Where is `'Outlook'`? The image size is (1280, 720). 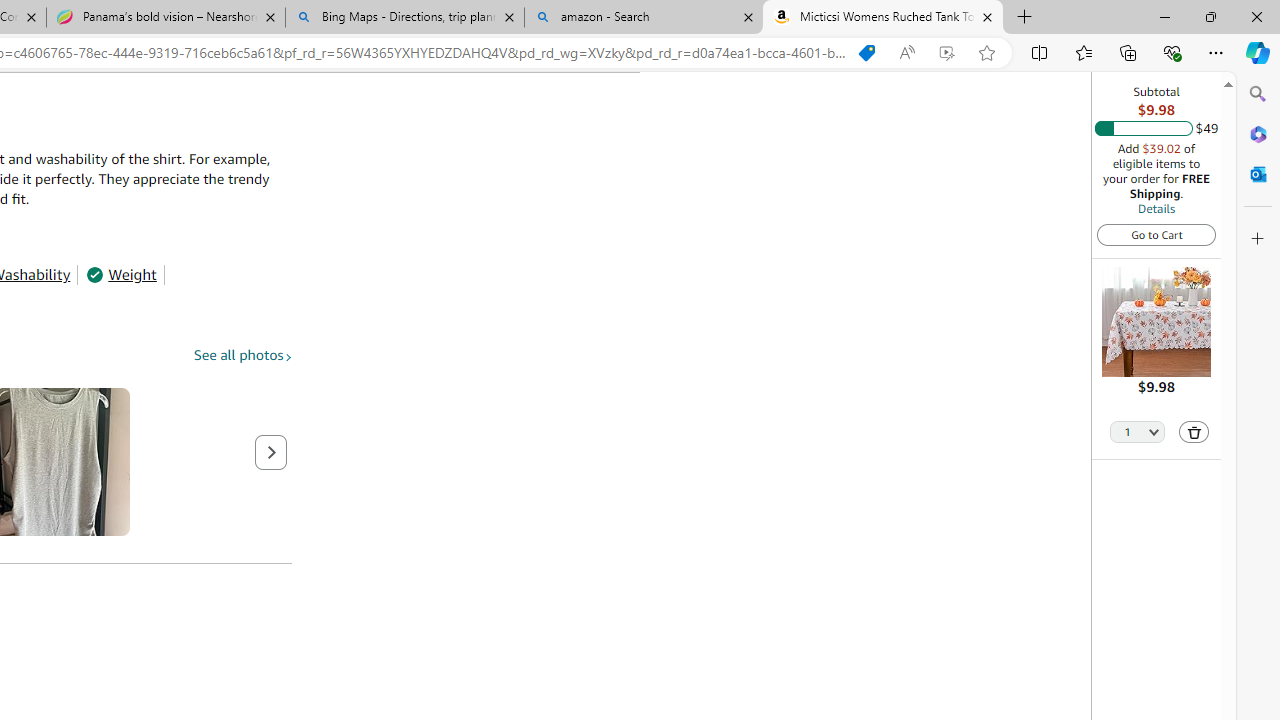 'Outlook' is located at coordinates (1257, 173).